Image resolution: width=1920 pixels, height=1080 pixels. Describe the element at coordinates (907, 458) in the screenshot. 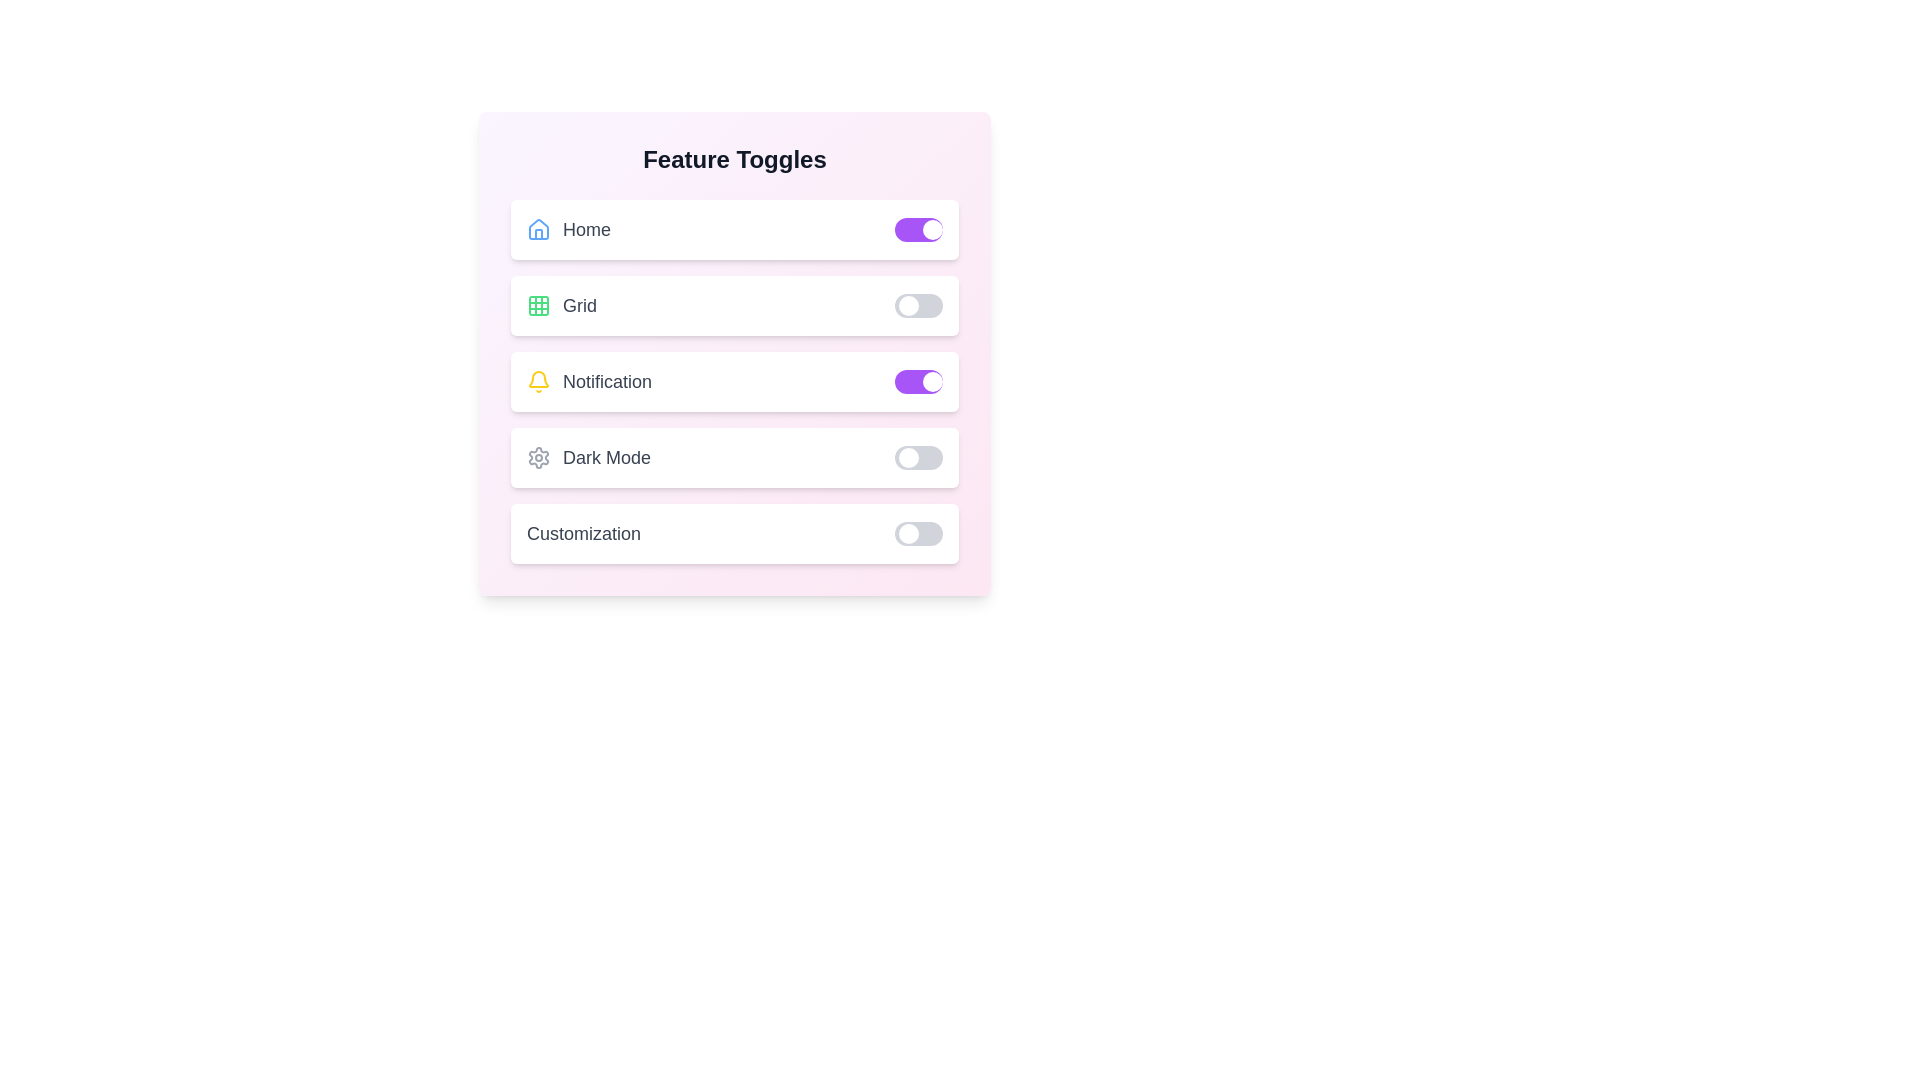

I see `the toggle handle of the Dark Mode switch` at that location.